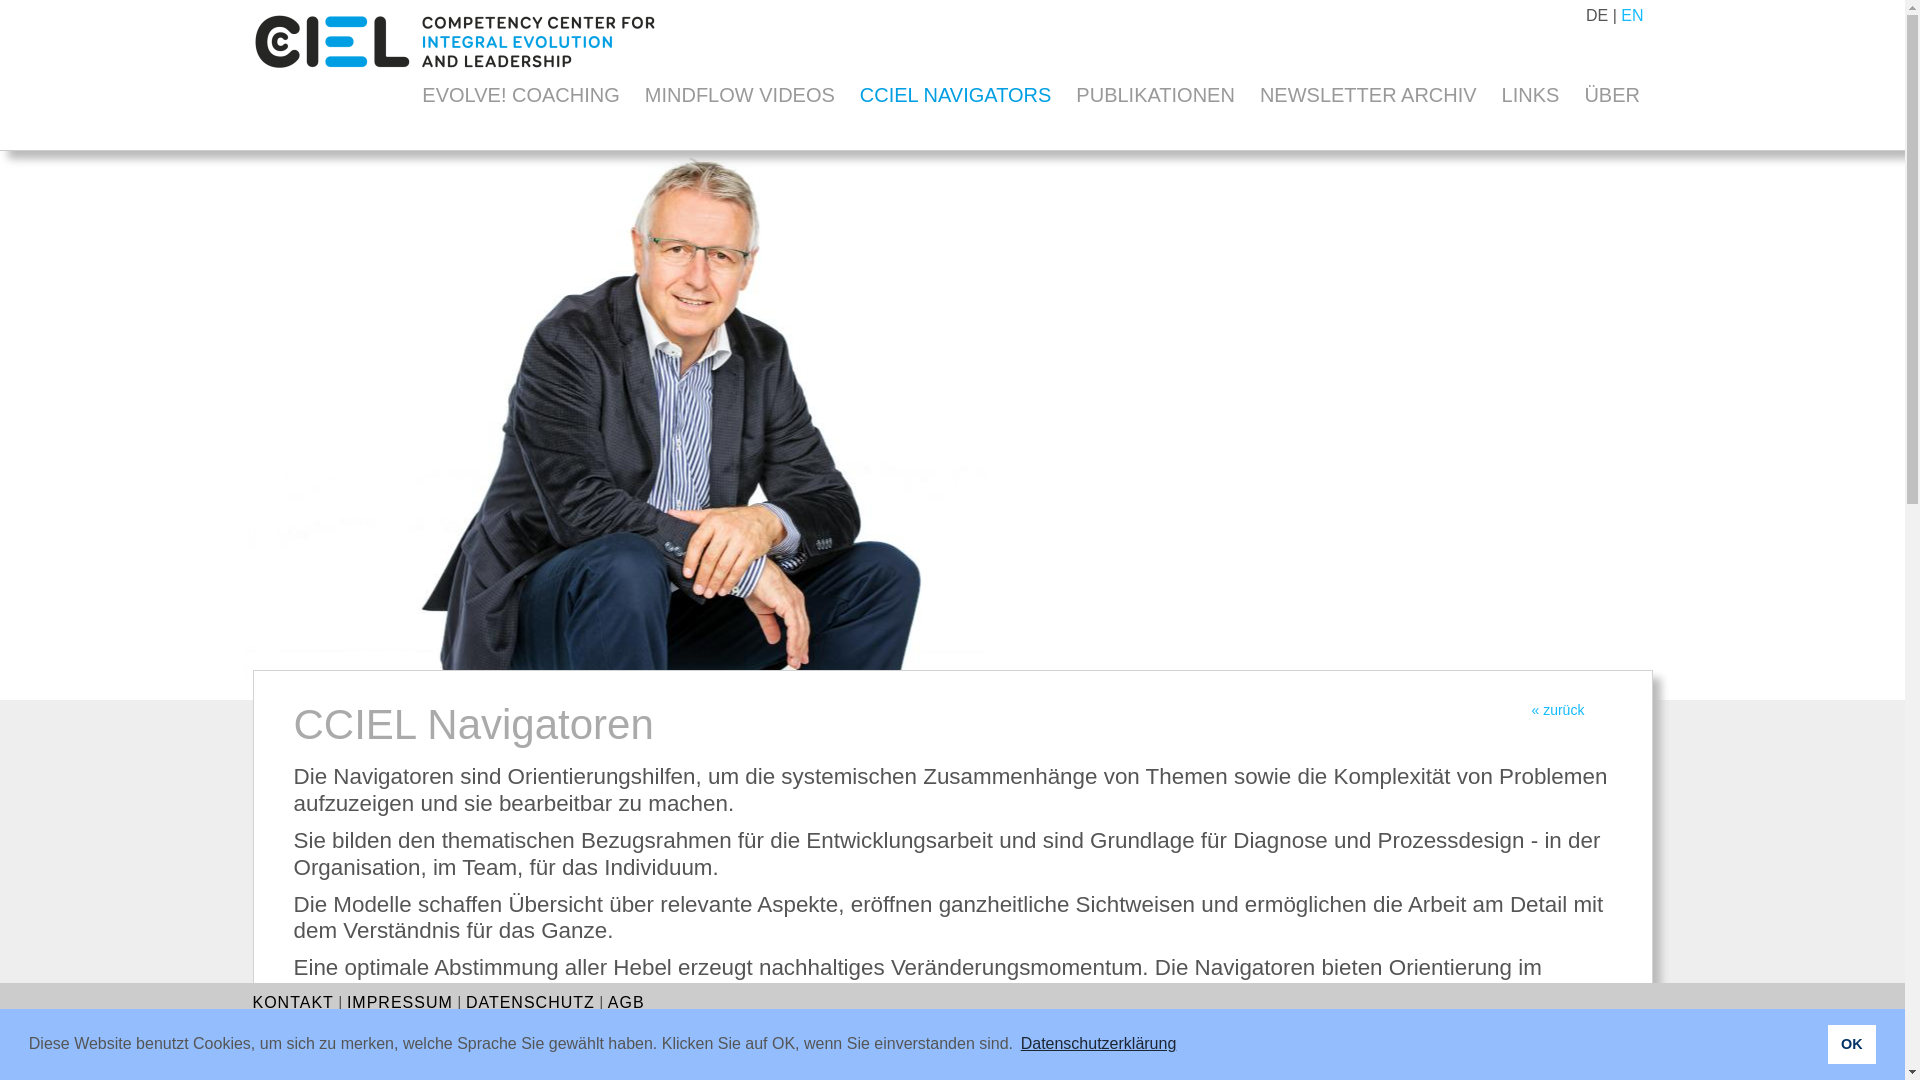  I want to click on 'Instagram', so click(1601, 1058).